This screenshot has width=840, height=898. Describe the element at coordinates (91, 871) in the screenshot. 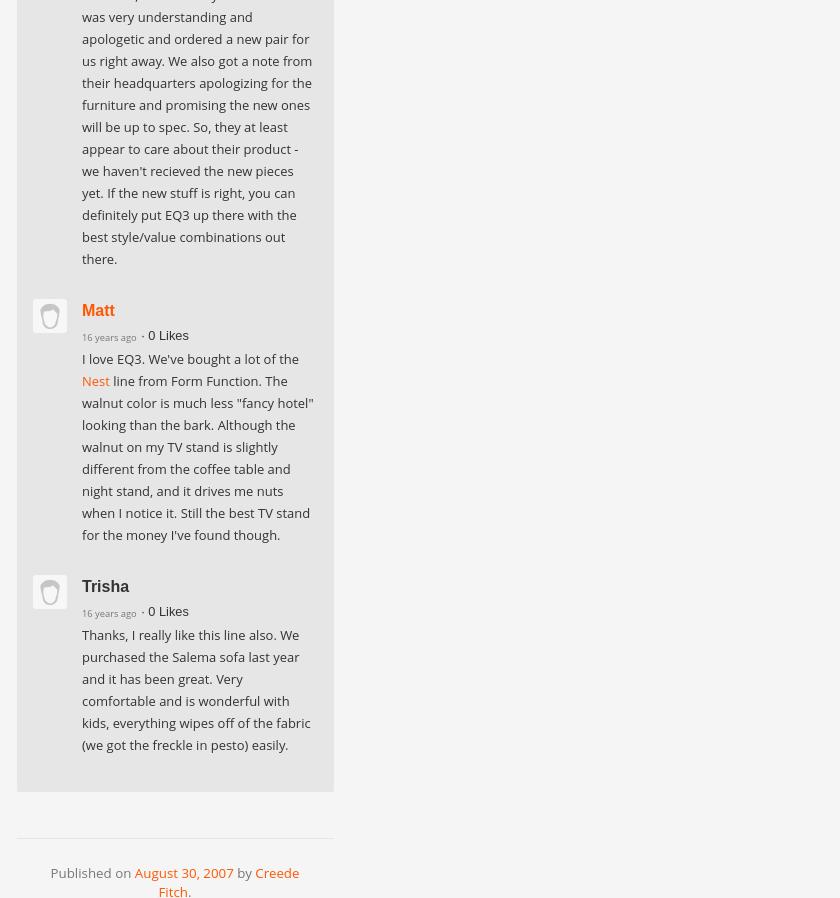

I see `'Published on'` at that location.